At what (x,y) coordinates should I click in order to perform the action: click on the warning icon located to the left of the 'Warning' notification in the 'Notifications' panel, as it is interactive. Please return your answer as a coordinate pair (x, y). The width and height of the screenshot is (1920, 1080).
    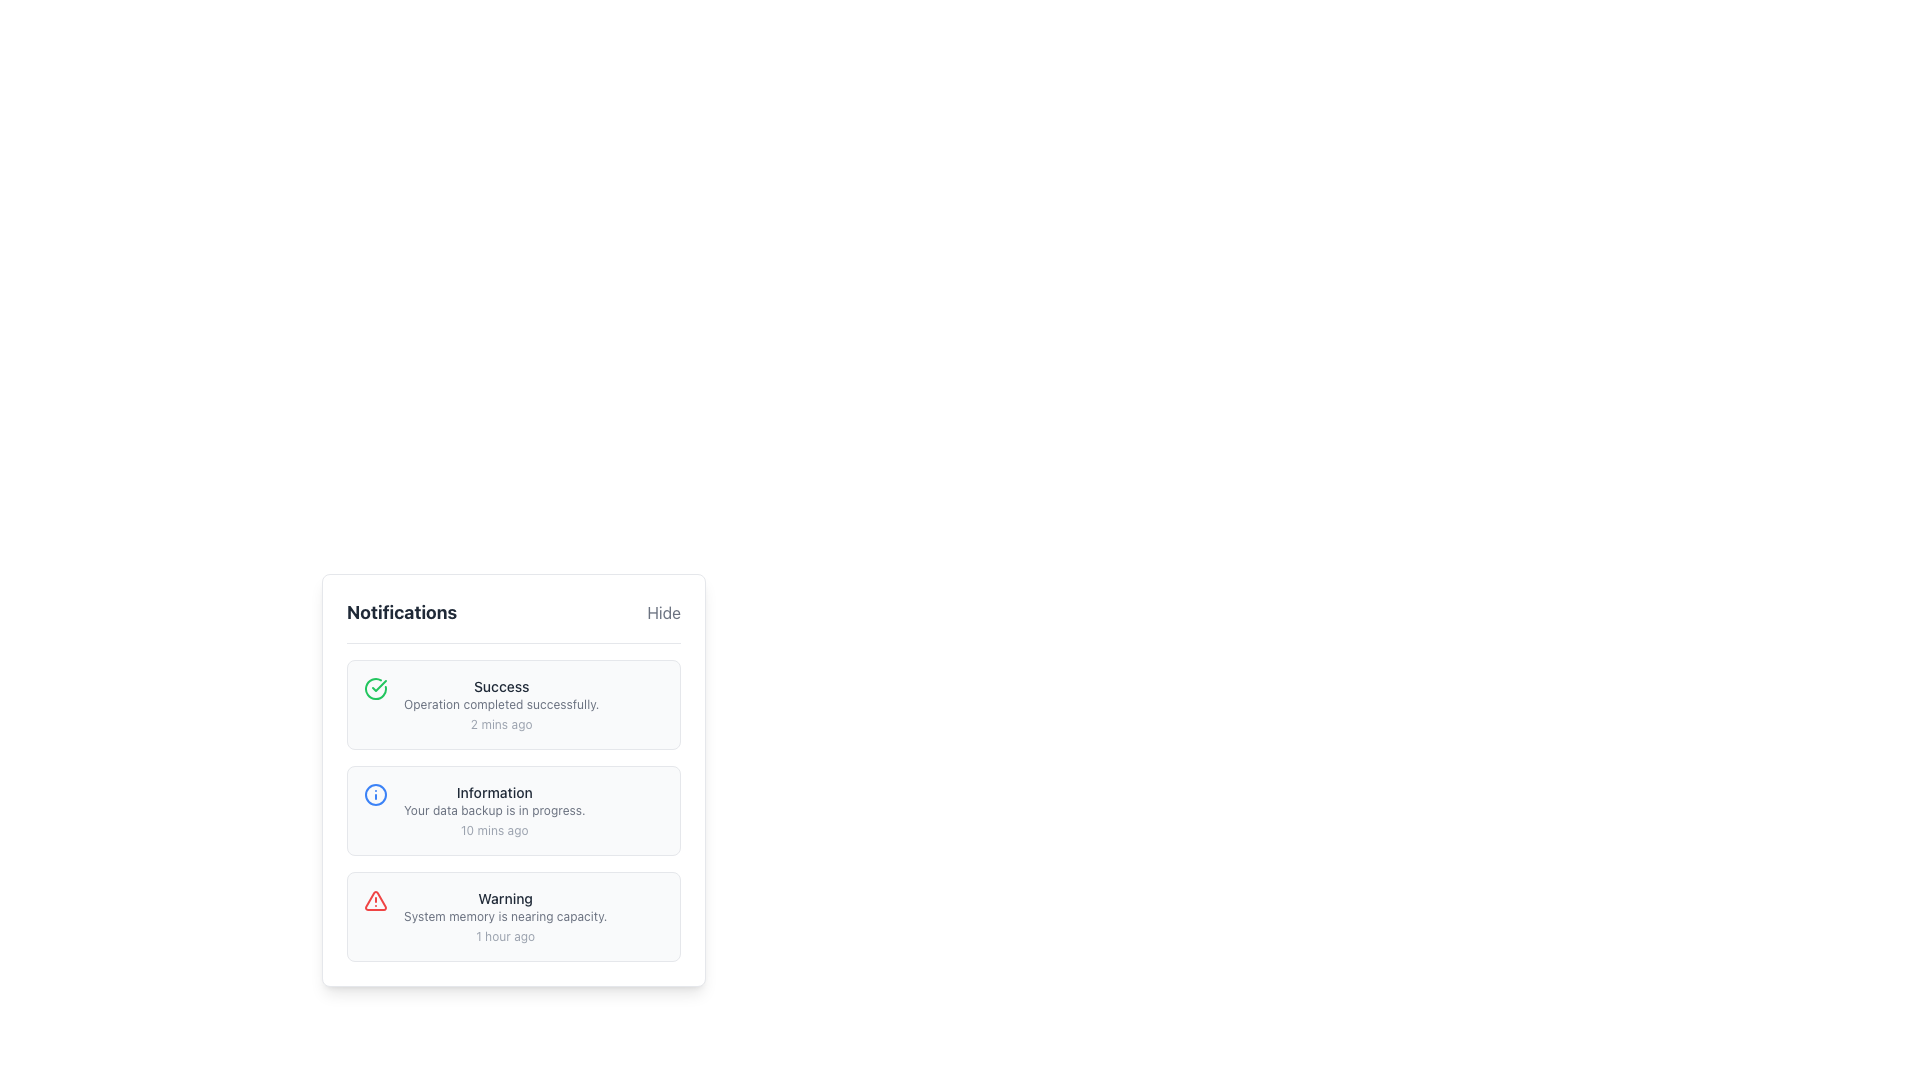
    Looking at the image, I should click on (375, 901).